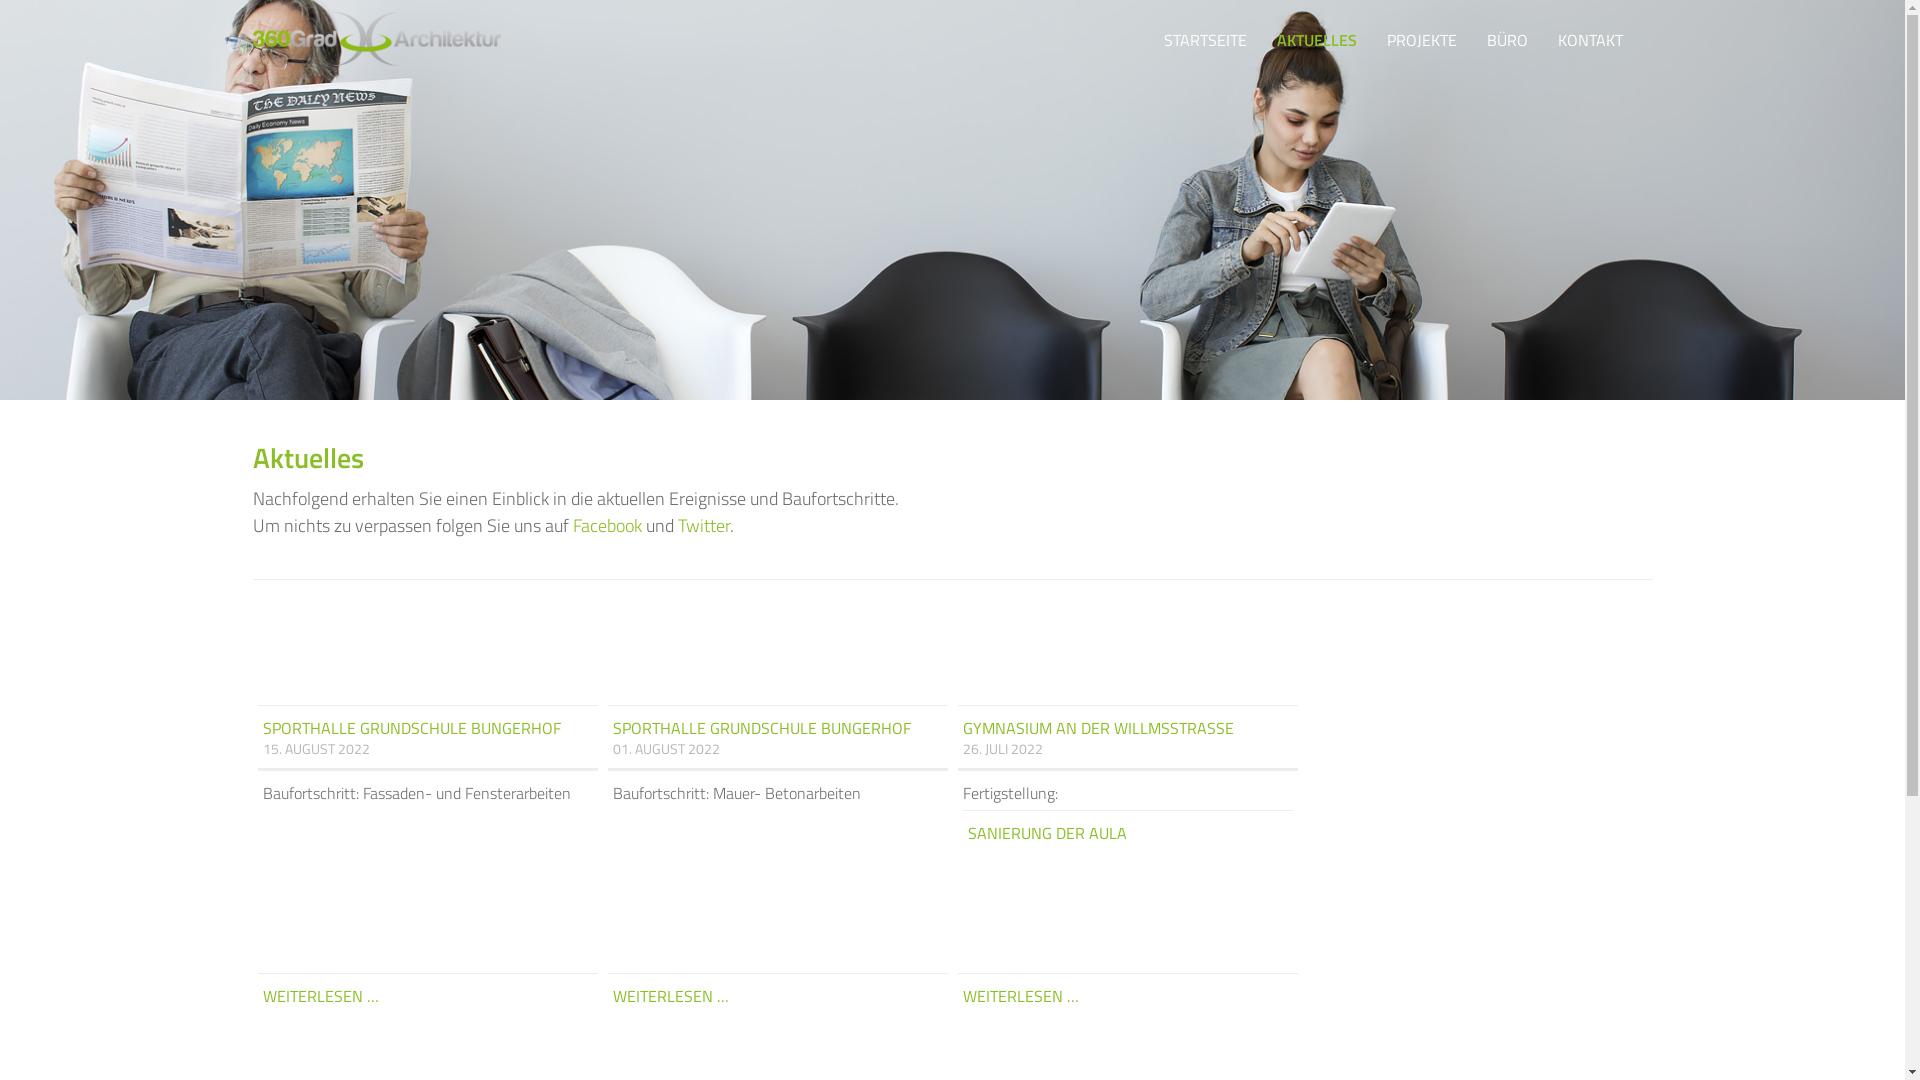 The width and height of the screenshot is (1920, 1080). What do you see at coordinates (1419, 39) in the screenshot?
I see `'PROJEKTE'` at bounding box center [1419, 39].